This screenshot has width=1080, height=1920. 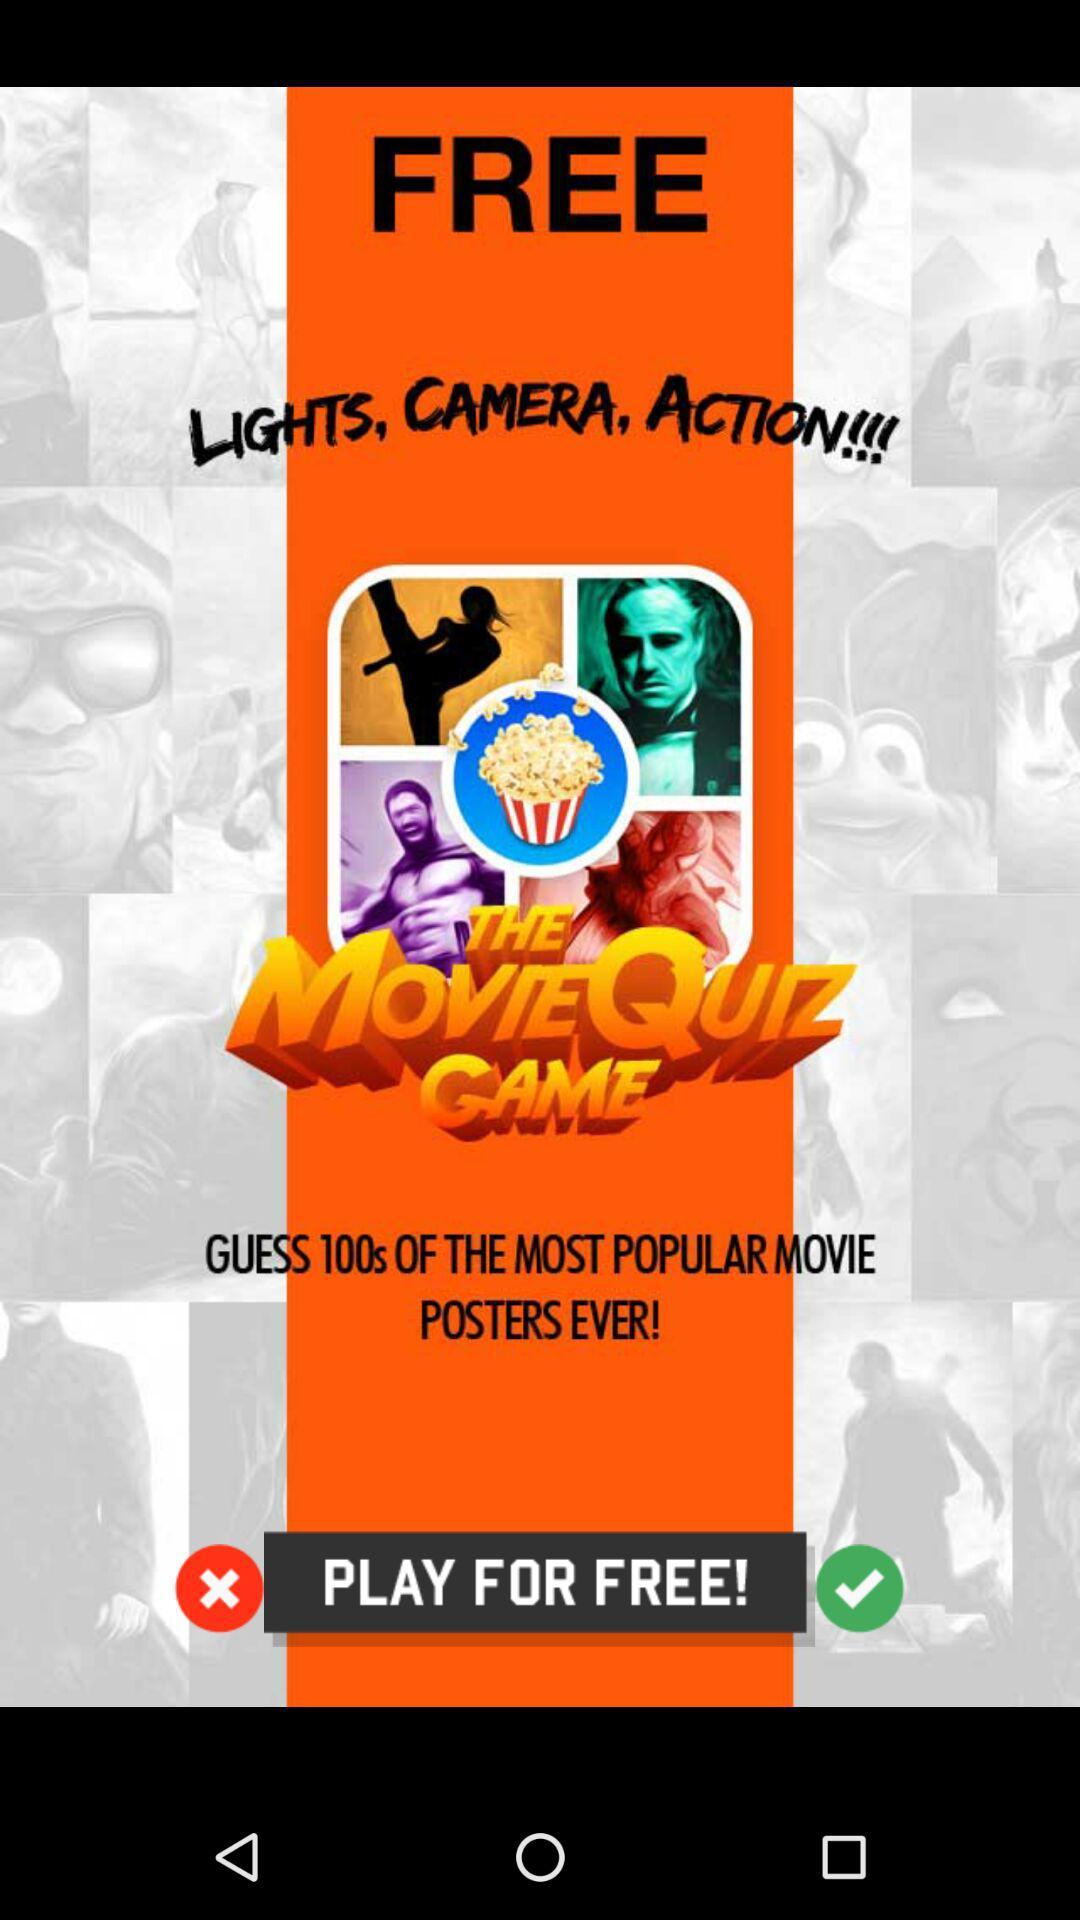 I want to click on tap to play, so click(x=538, y=1588).